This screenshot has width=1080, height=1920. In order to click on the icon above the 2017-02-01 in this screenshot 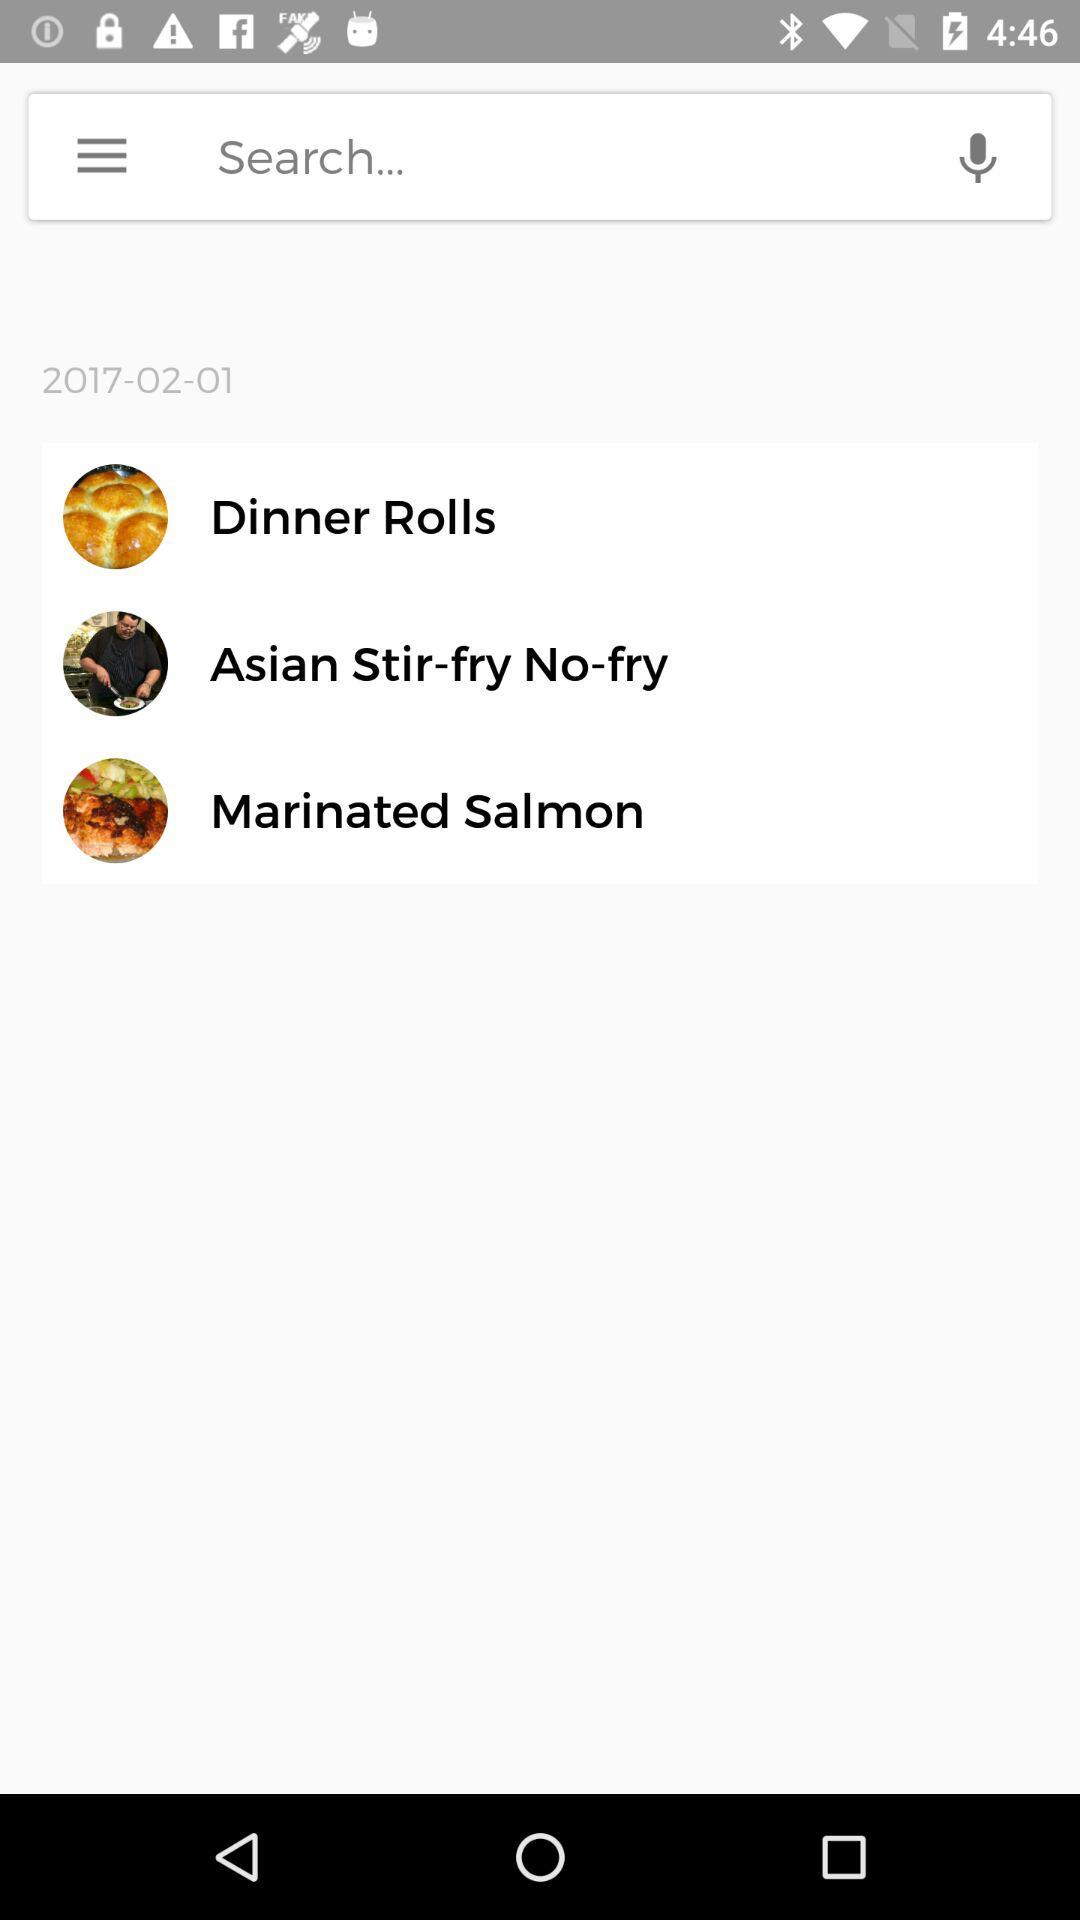, I will do `click(101, 155)`.